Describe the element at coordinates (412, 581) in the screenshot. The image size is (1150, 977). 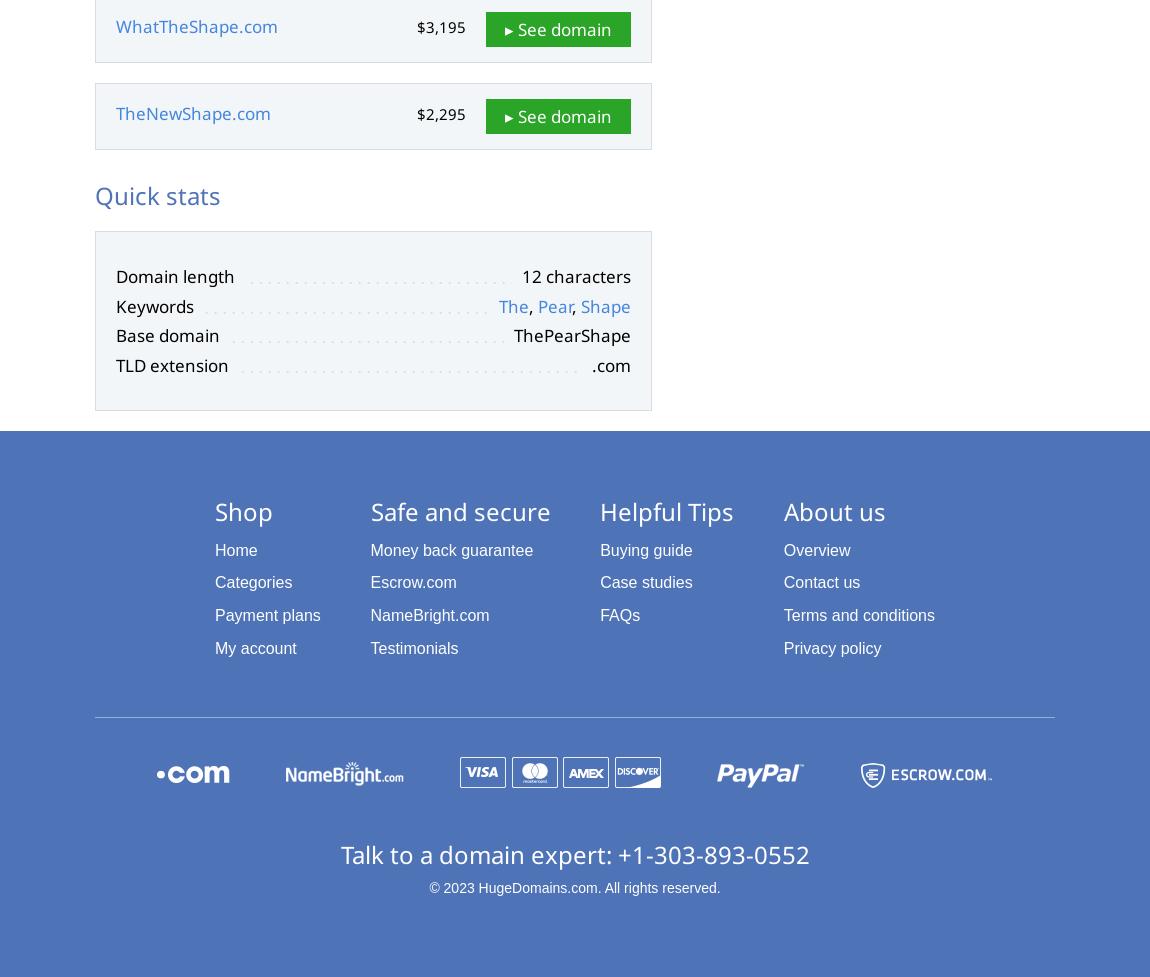
I see `'Escrow.com'` at that location.